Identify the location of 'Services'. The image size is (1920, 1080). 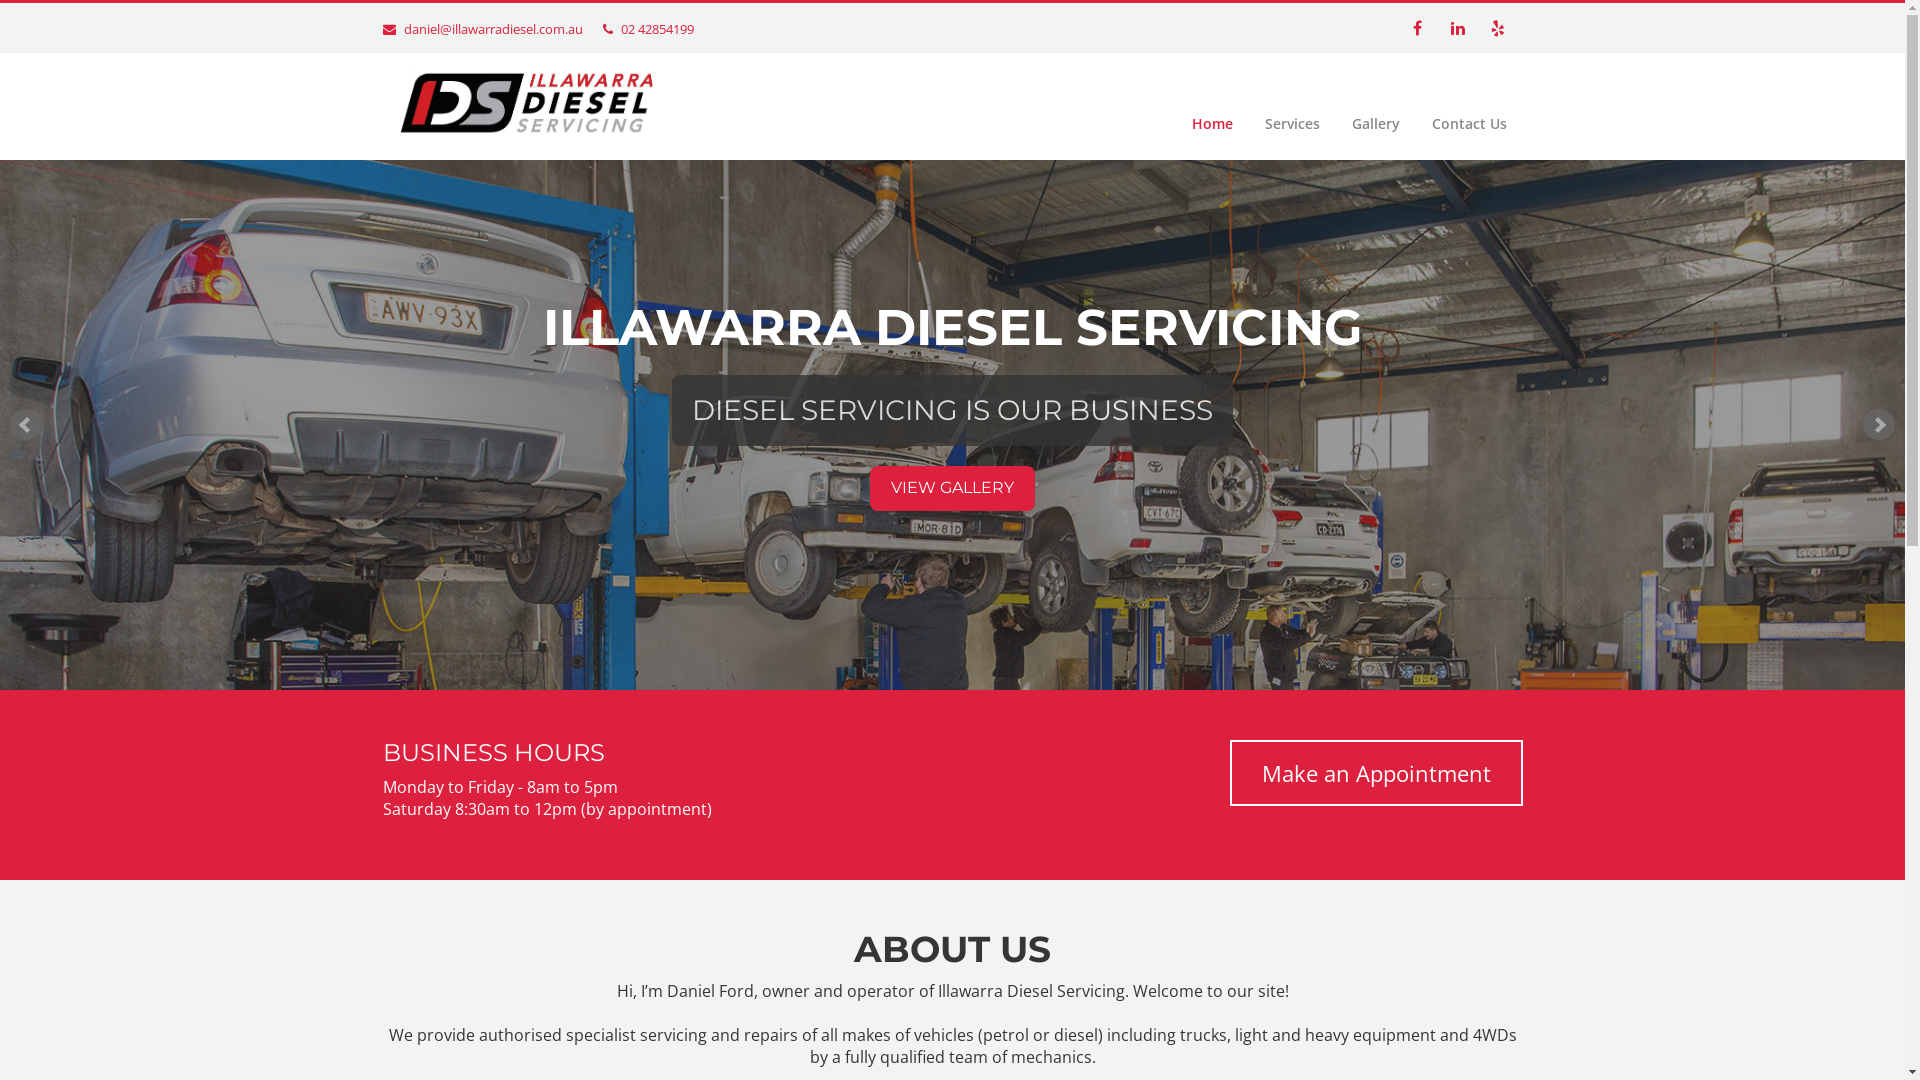
(1291, 123).